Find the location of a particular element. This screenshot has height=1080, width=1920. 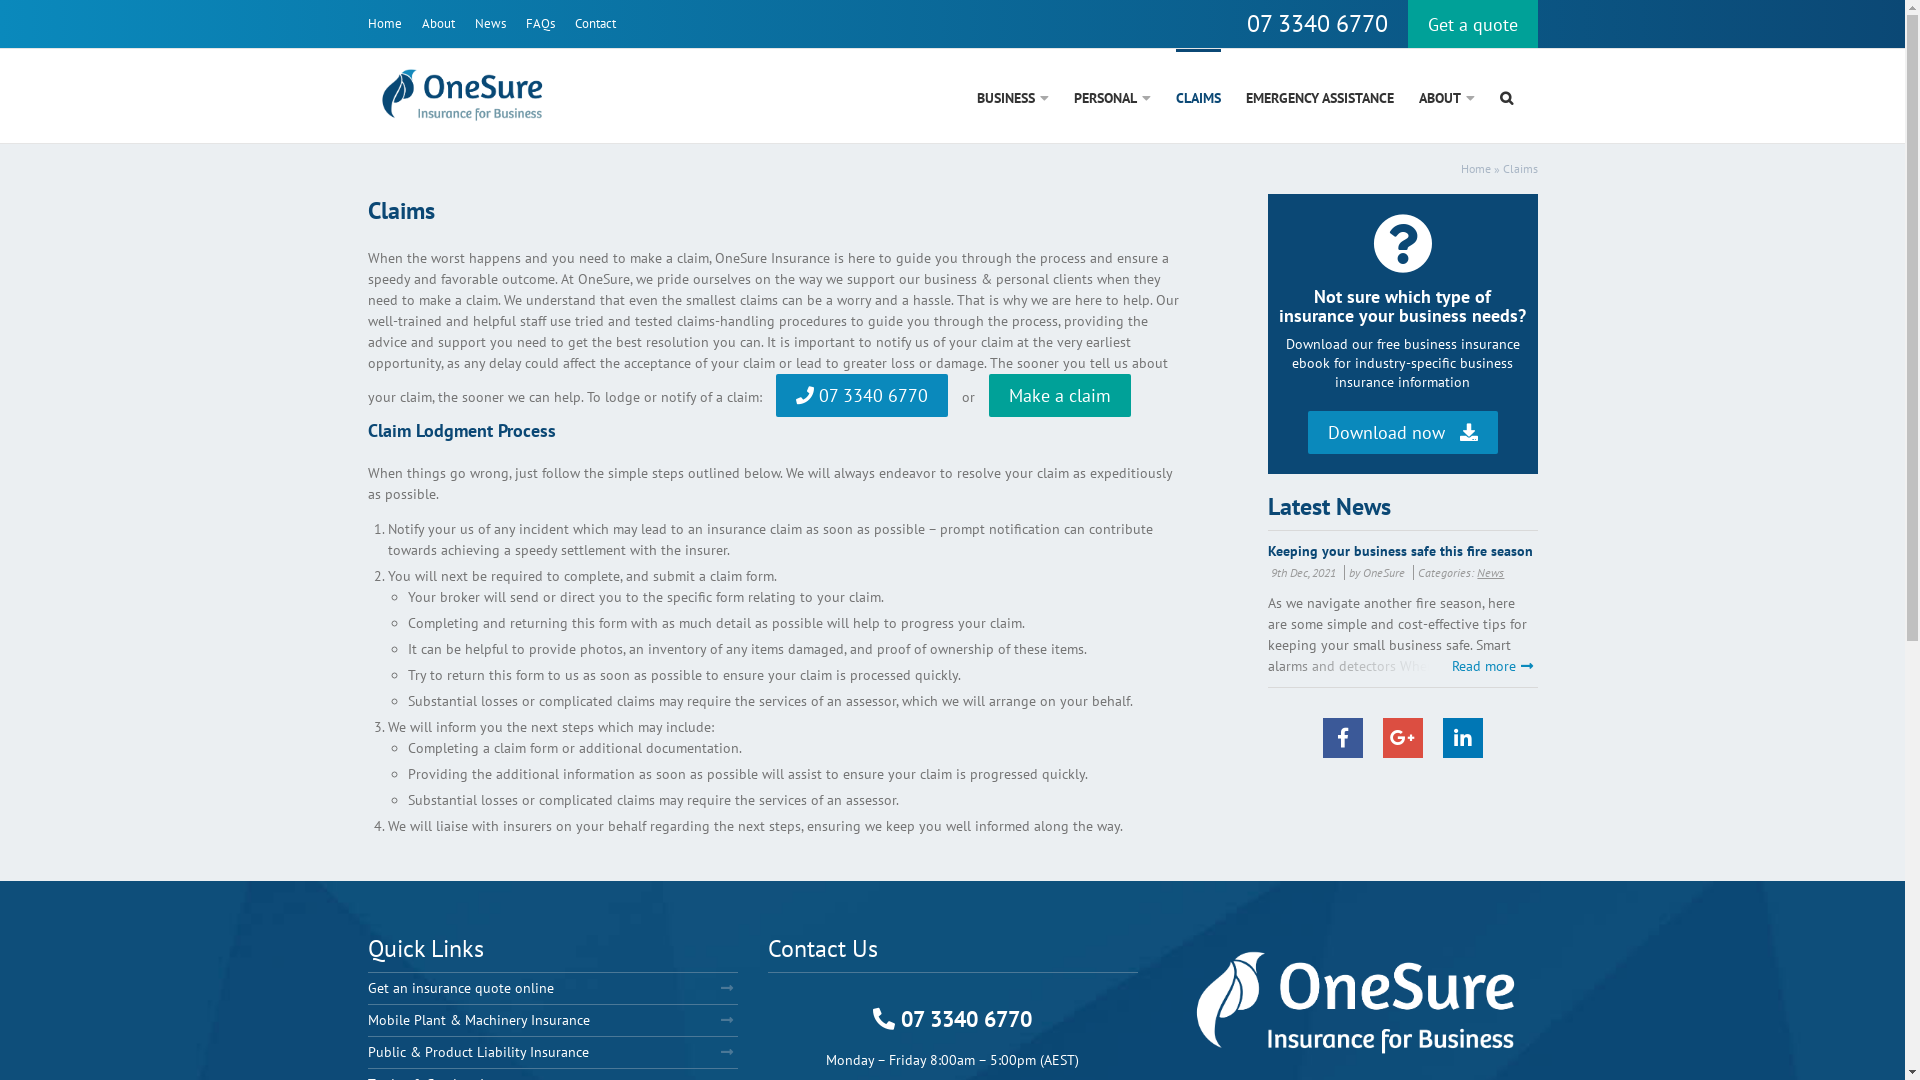

'Mobile Plant & Machinery Insurance' is located at coordinates (552, 1020).